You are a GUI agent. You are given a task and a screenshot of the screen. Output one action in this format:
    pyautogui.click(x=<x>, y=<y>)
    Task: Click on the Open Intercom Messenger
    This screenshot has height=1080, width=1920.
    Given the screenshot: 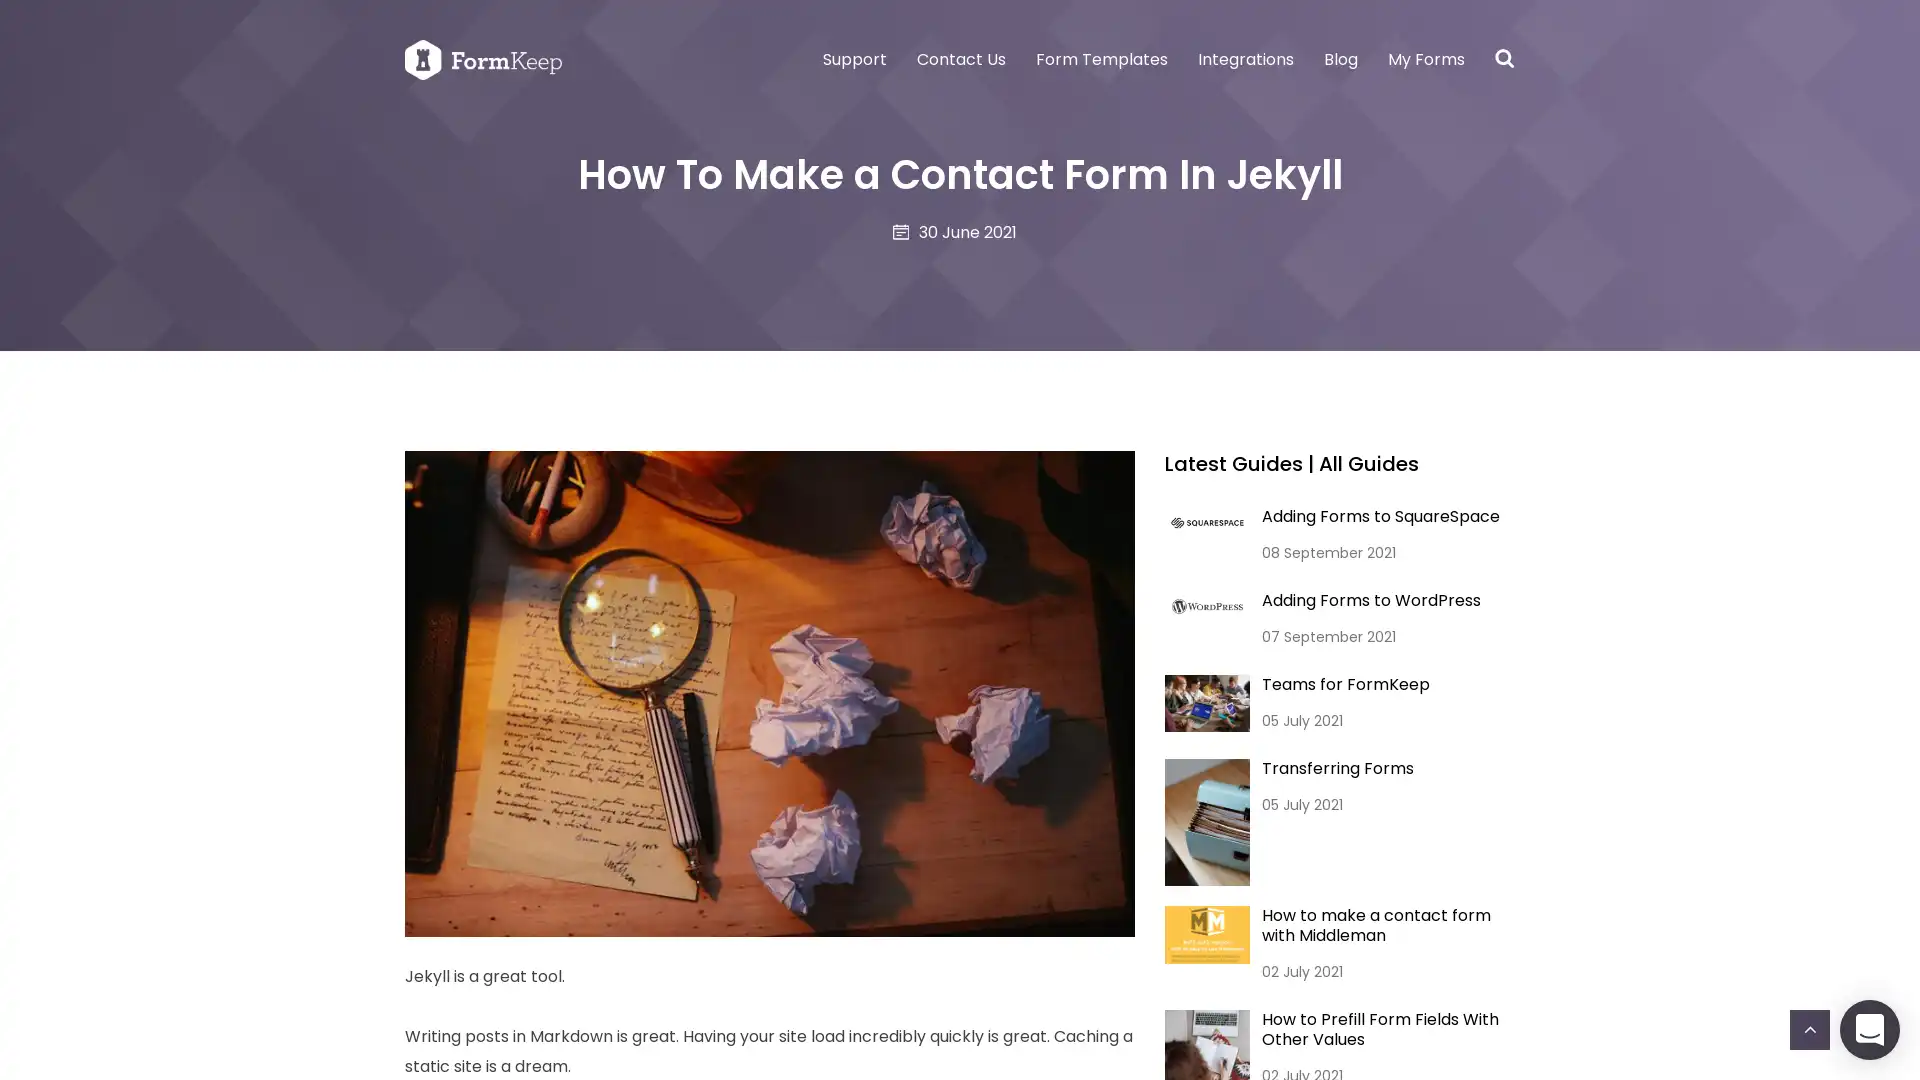 What is the action you would take?
    pyautogui.click(x=1869, y=1029)
    